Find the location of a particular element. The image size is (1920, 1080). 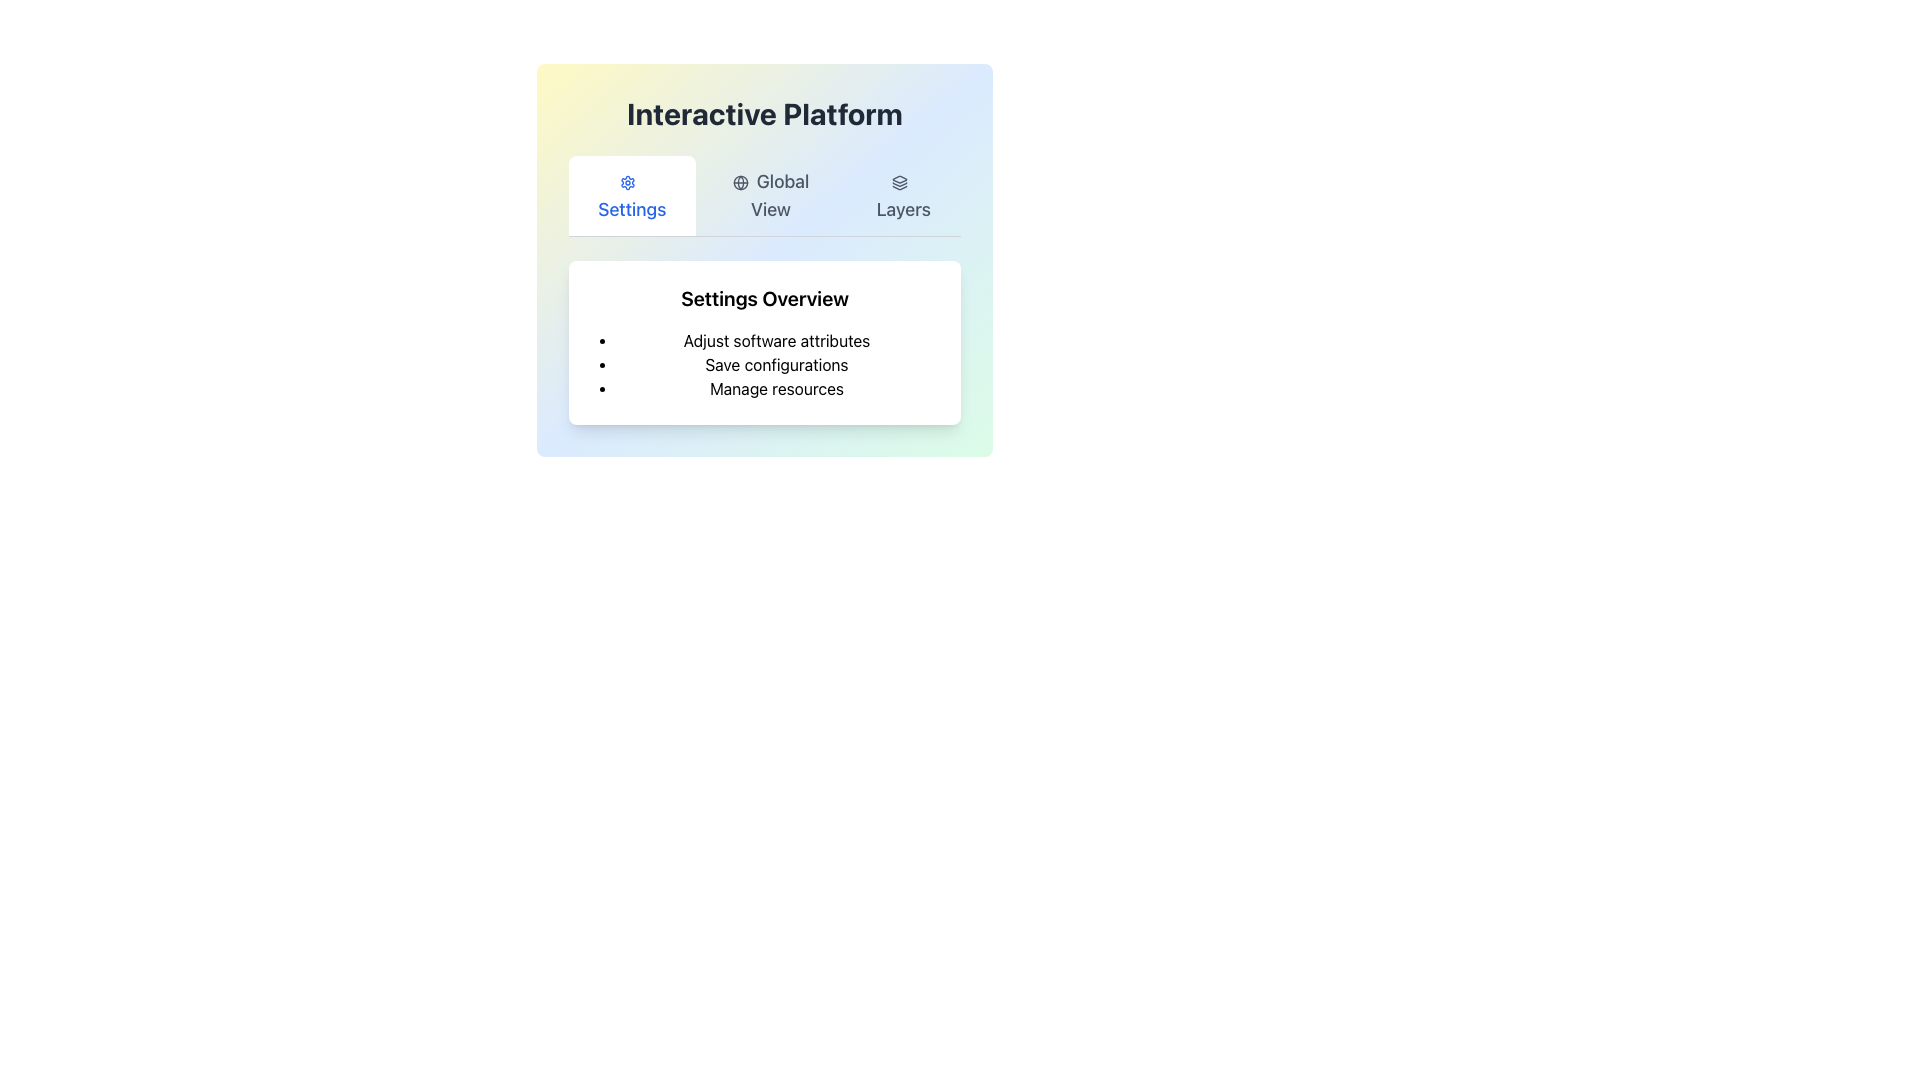

the 'Global View' navigation tab, which is the second tab in a row of three is located at coordinates (763, 196).